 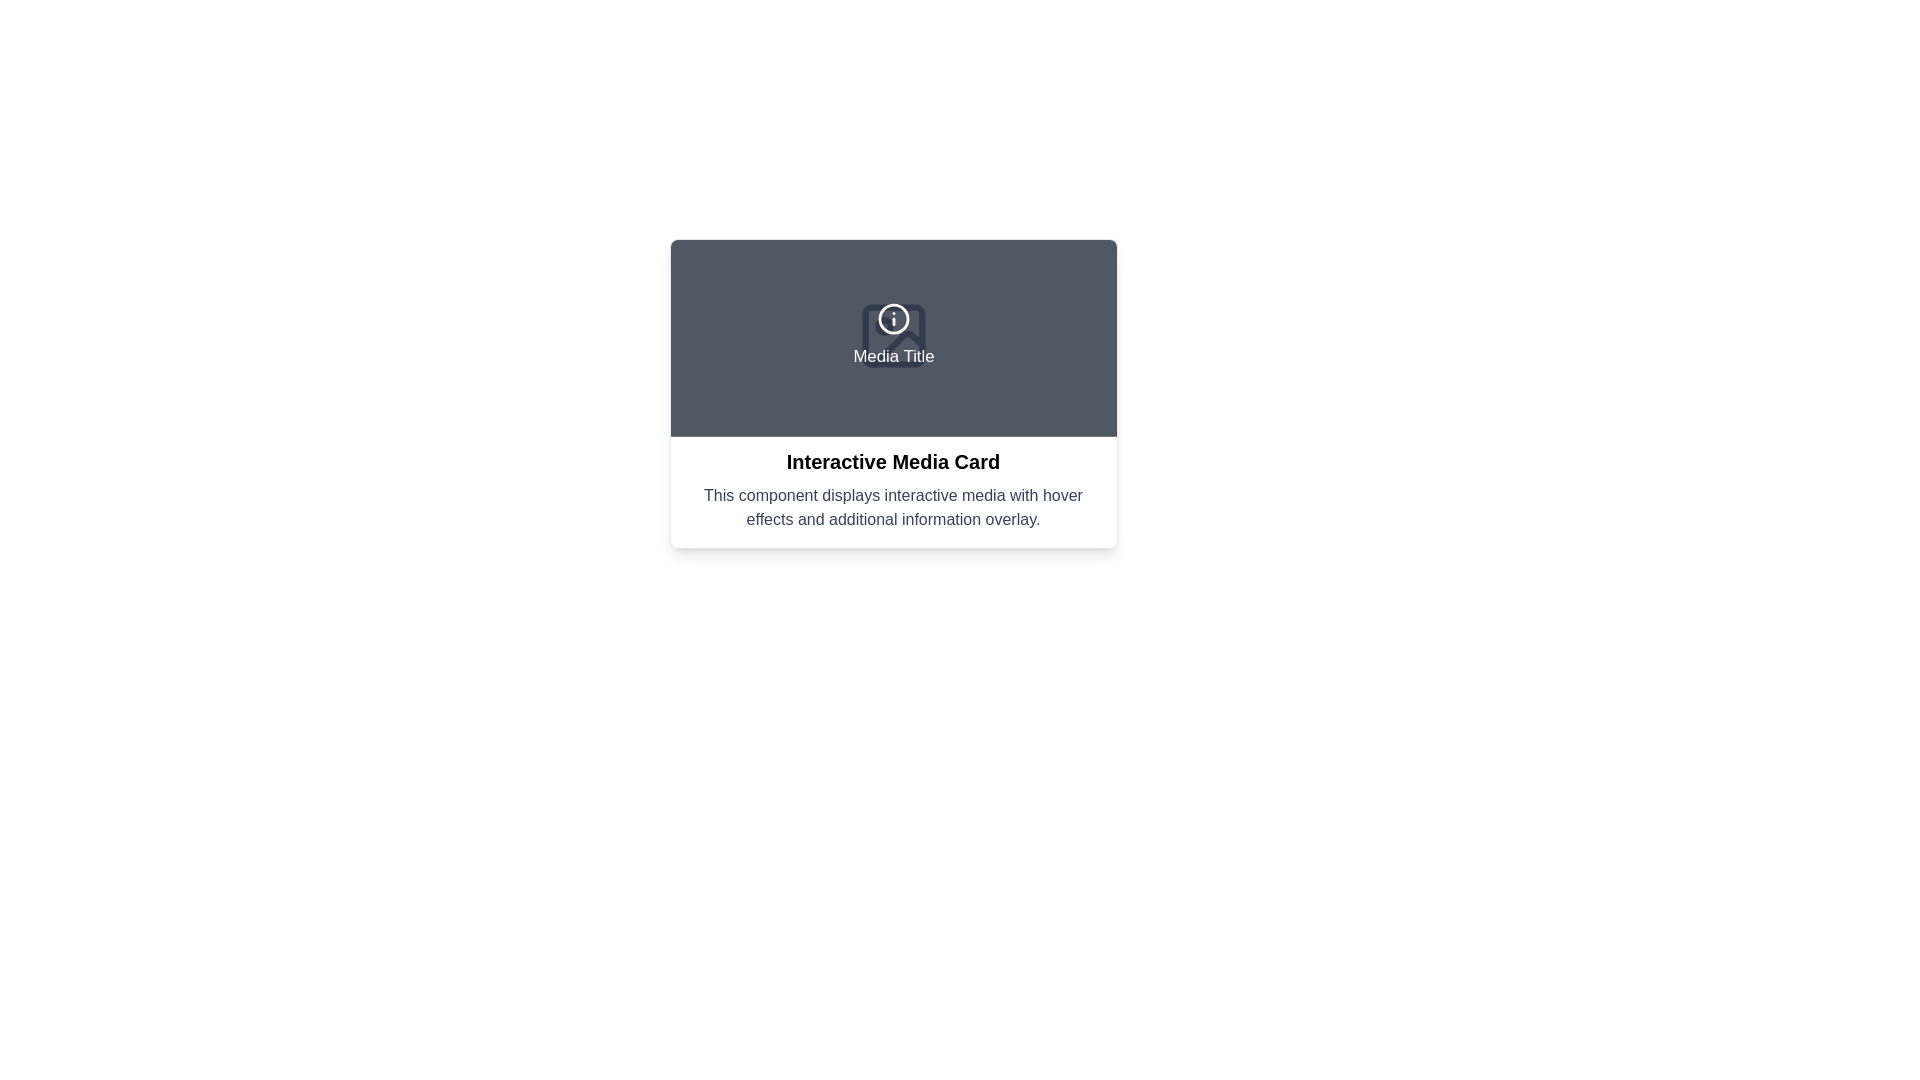 What do you see at coordinates (892, 462) in the screenshot?
I see `bold, large-sized title text 'Interactive Media Card' located at the top of the information section` at bounding box center [892, 462].